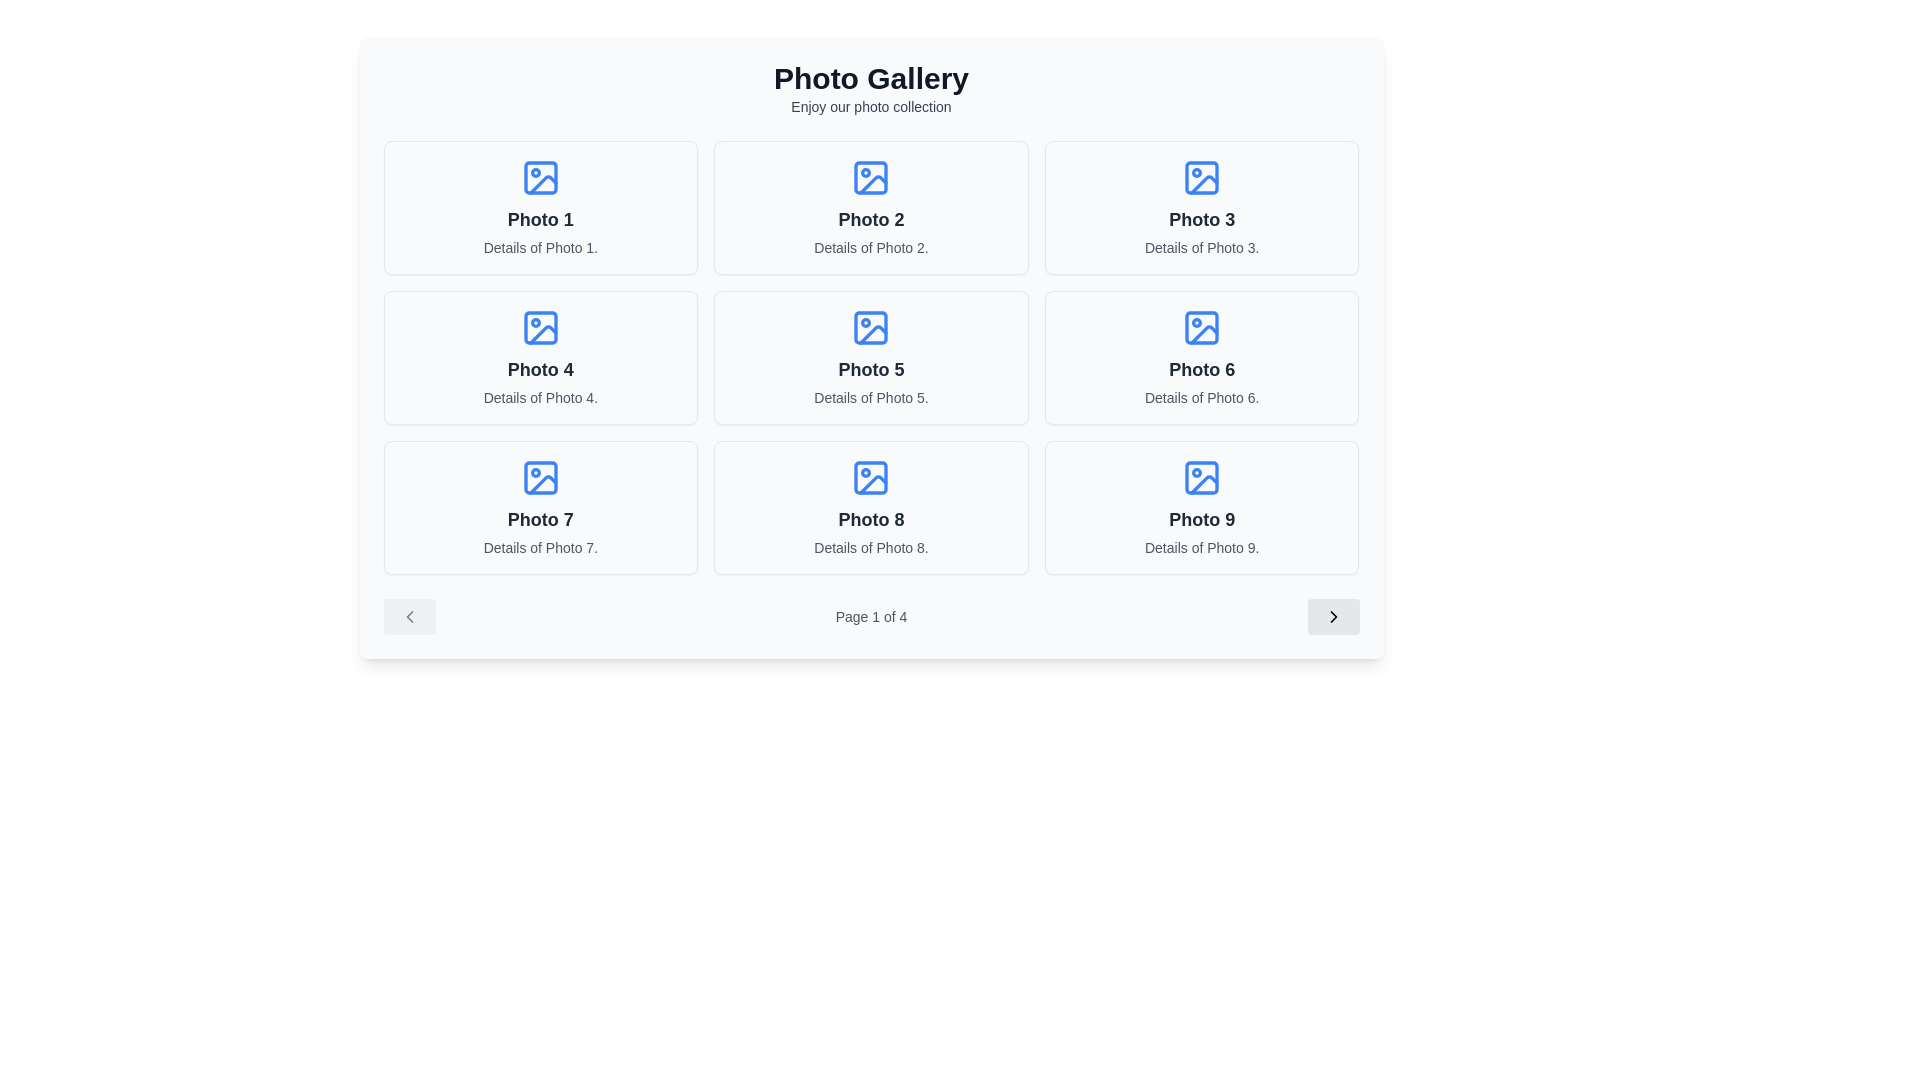 The height and width of the screenshot is (1080, 1920). Describe the element at coordinates (871, 547) in the screenshot. I see `text label displaying 'Details of Photo 8.' located below the bold heading 'Photo 8' within the bordered card associated with 'Photo 8'` at that location.